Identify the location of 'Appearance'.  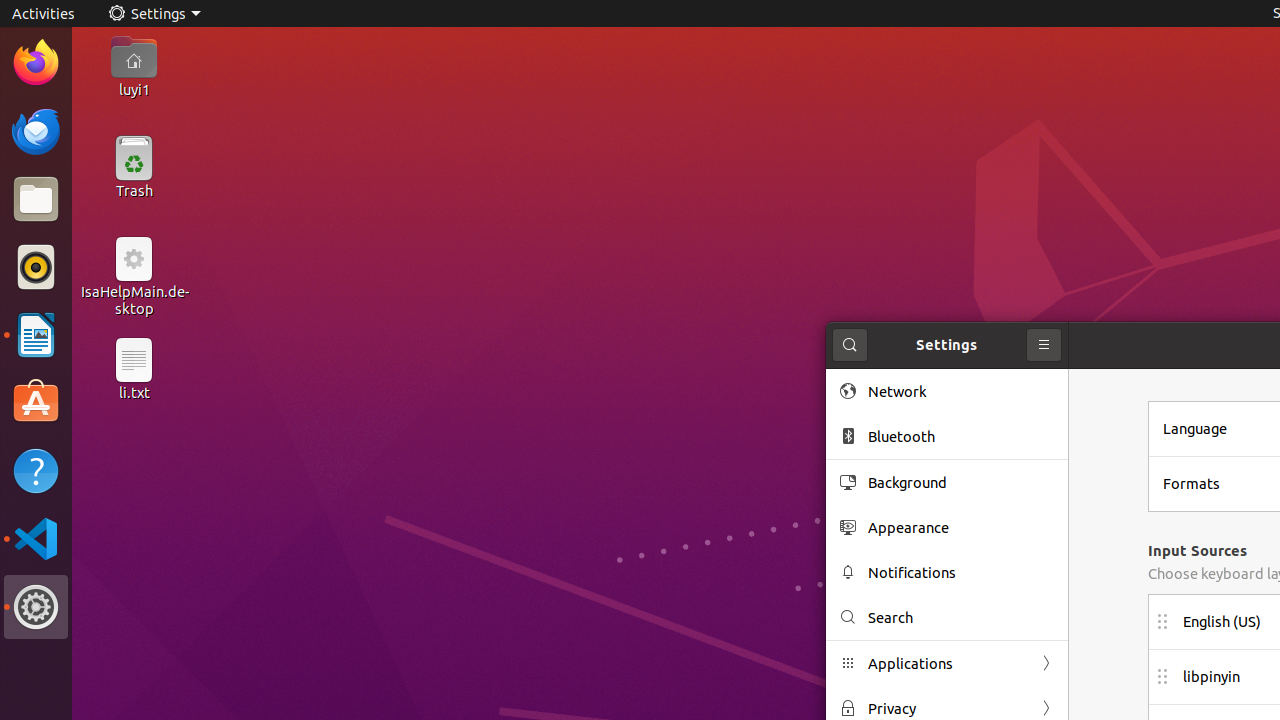
(961, 526).